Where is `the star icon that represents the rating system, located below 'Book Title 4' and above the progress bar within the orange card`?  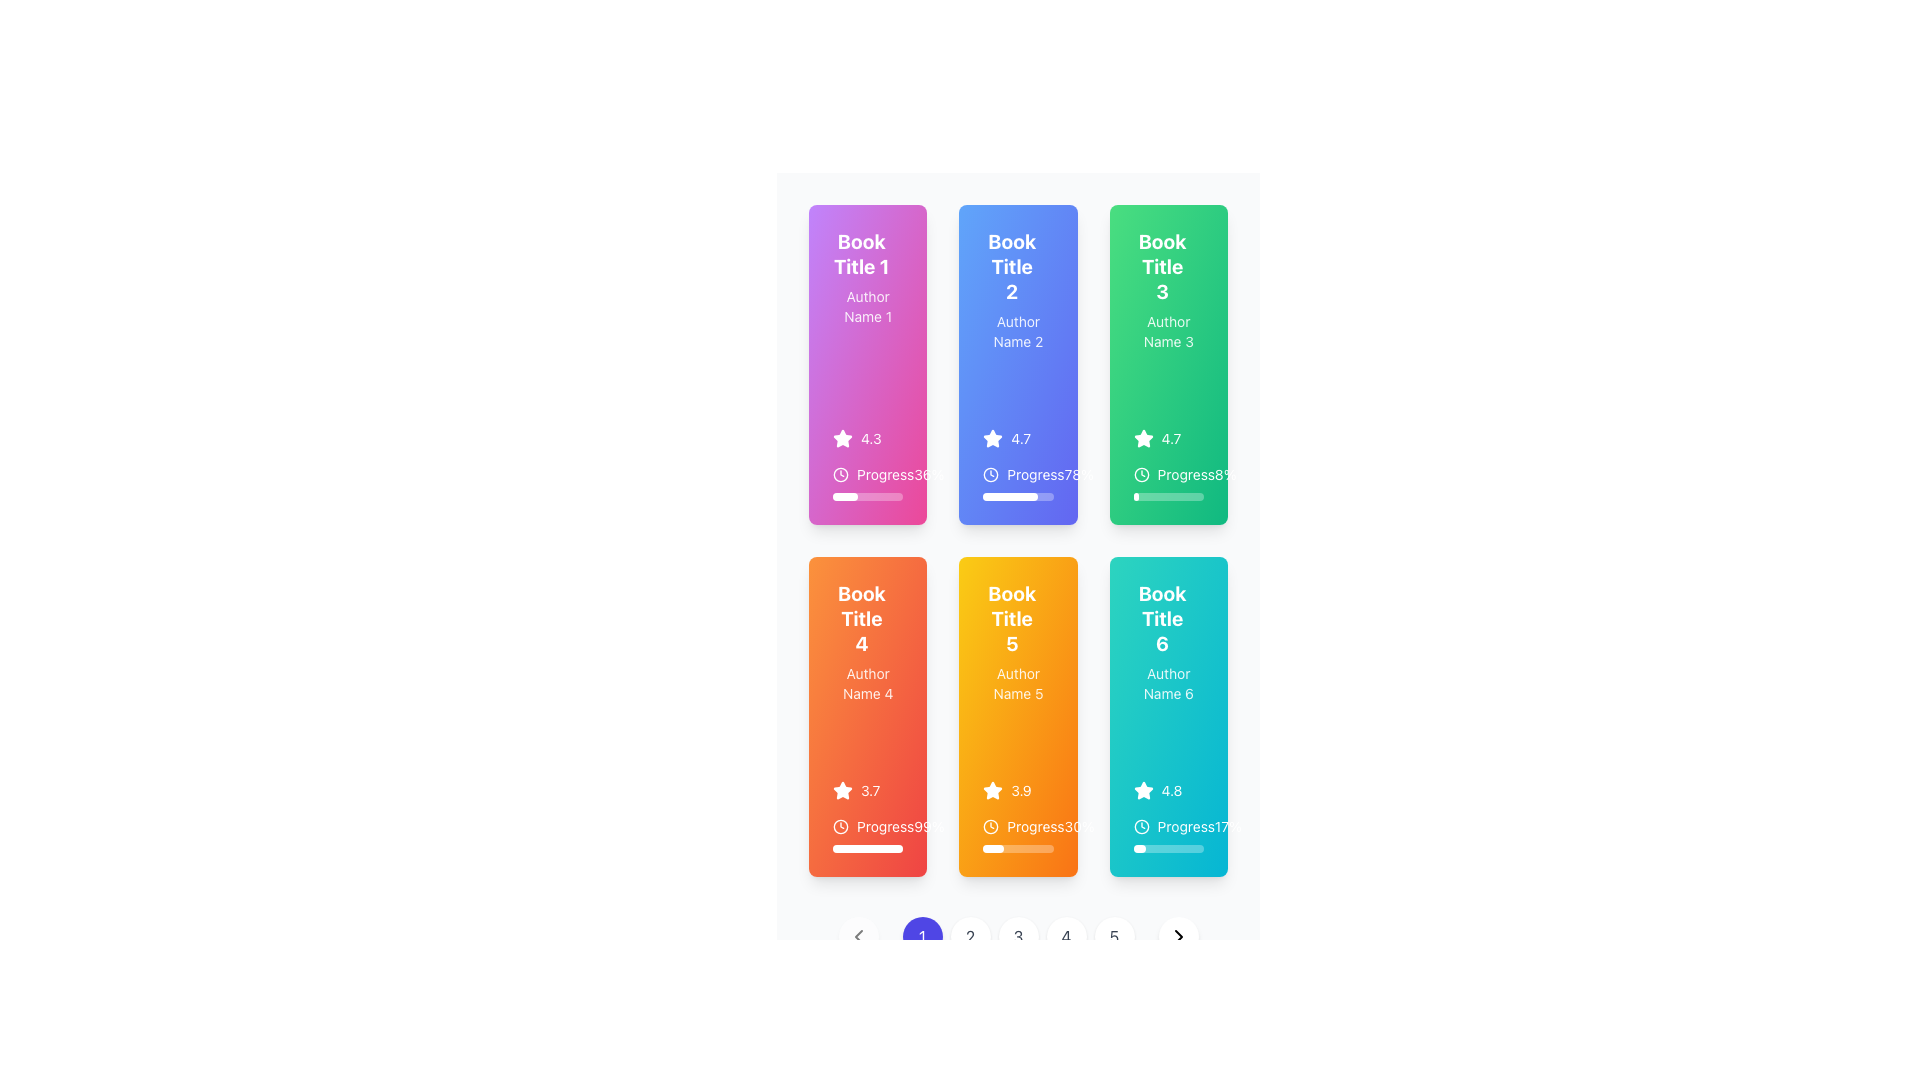 the star icon that represents the rating system, located below 'Book Title 4' and above the progress bar within the orange card is located at coordinates (843, 789).